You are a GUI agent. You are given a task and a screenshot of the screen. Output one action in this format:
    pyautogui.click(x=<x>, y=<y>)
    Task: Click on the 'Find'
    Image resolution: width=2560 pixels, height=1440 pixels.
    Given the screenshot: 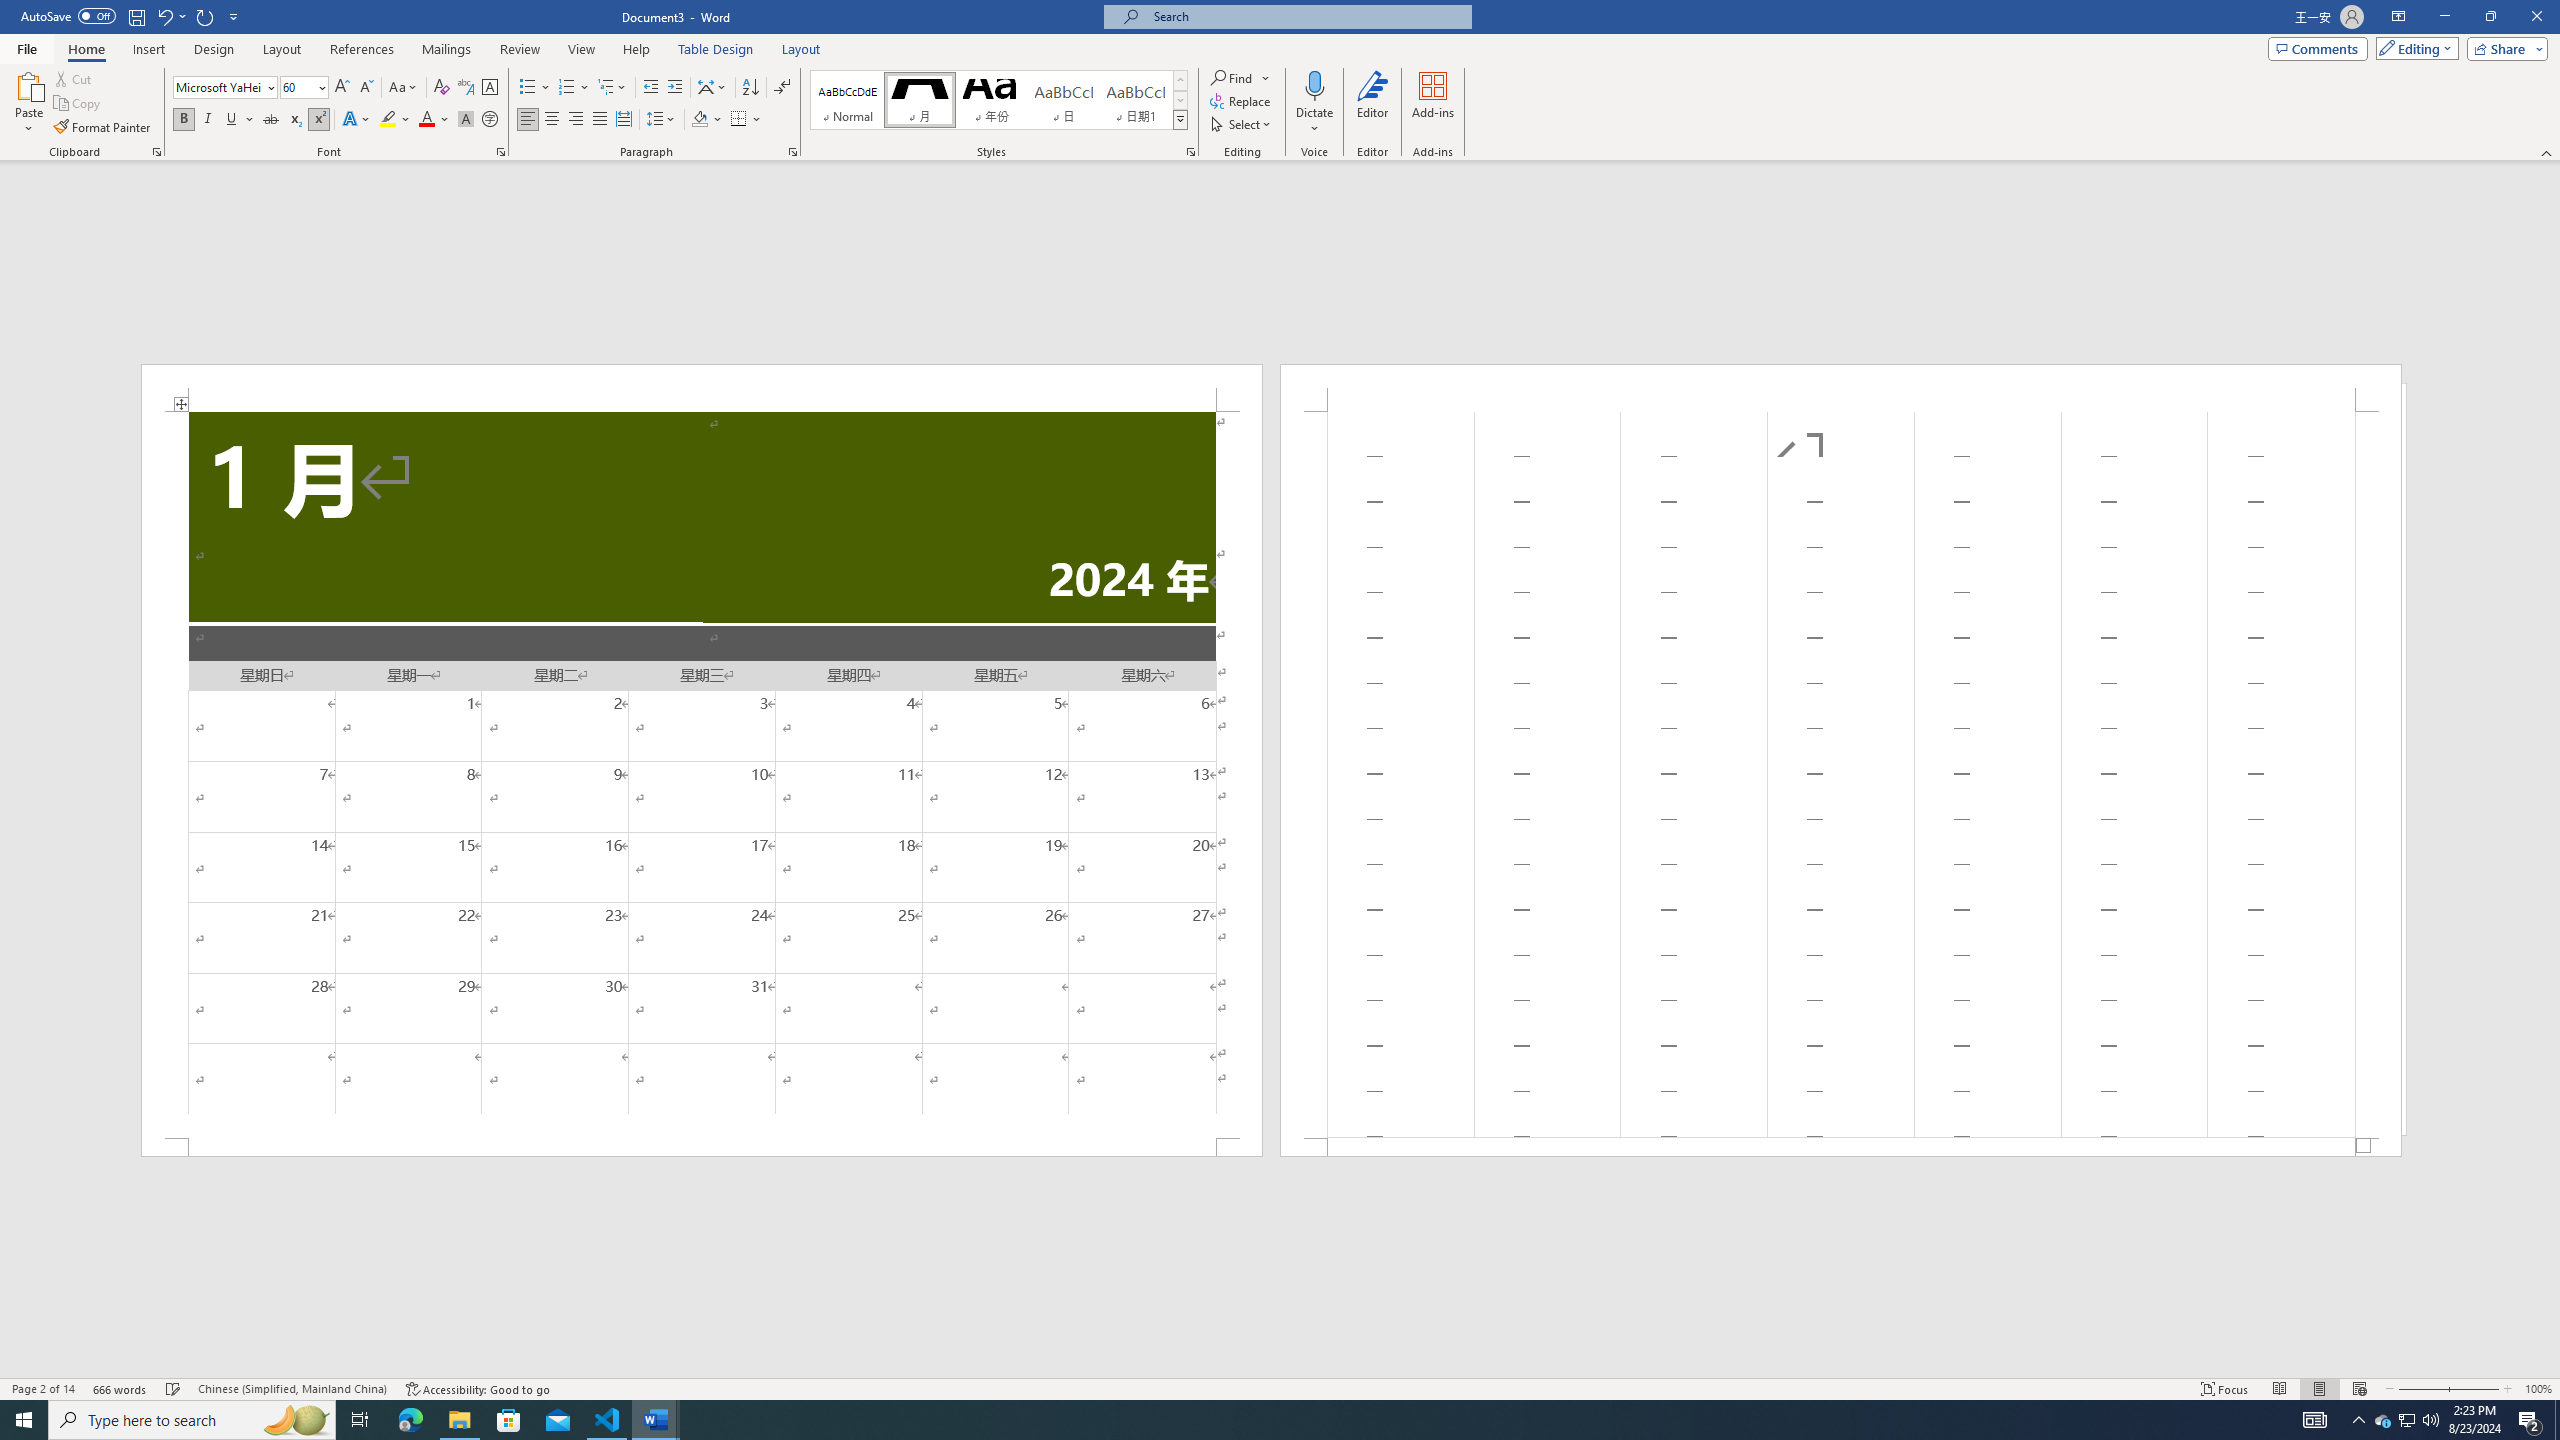 What is the action you would take?
    pyautogui.click(x=1231, y=77)
    